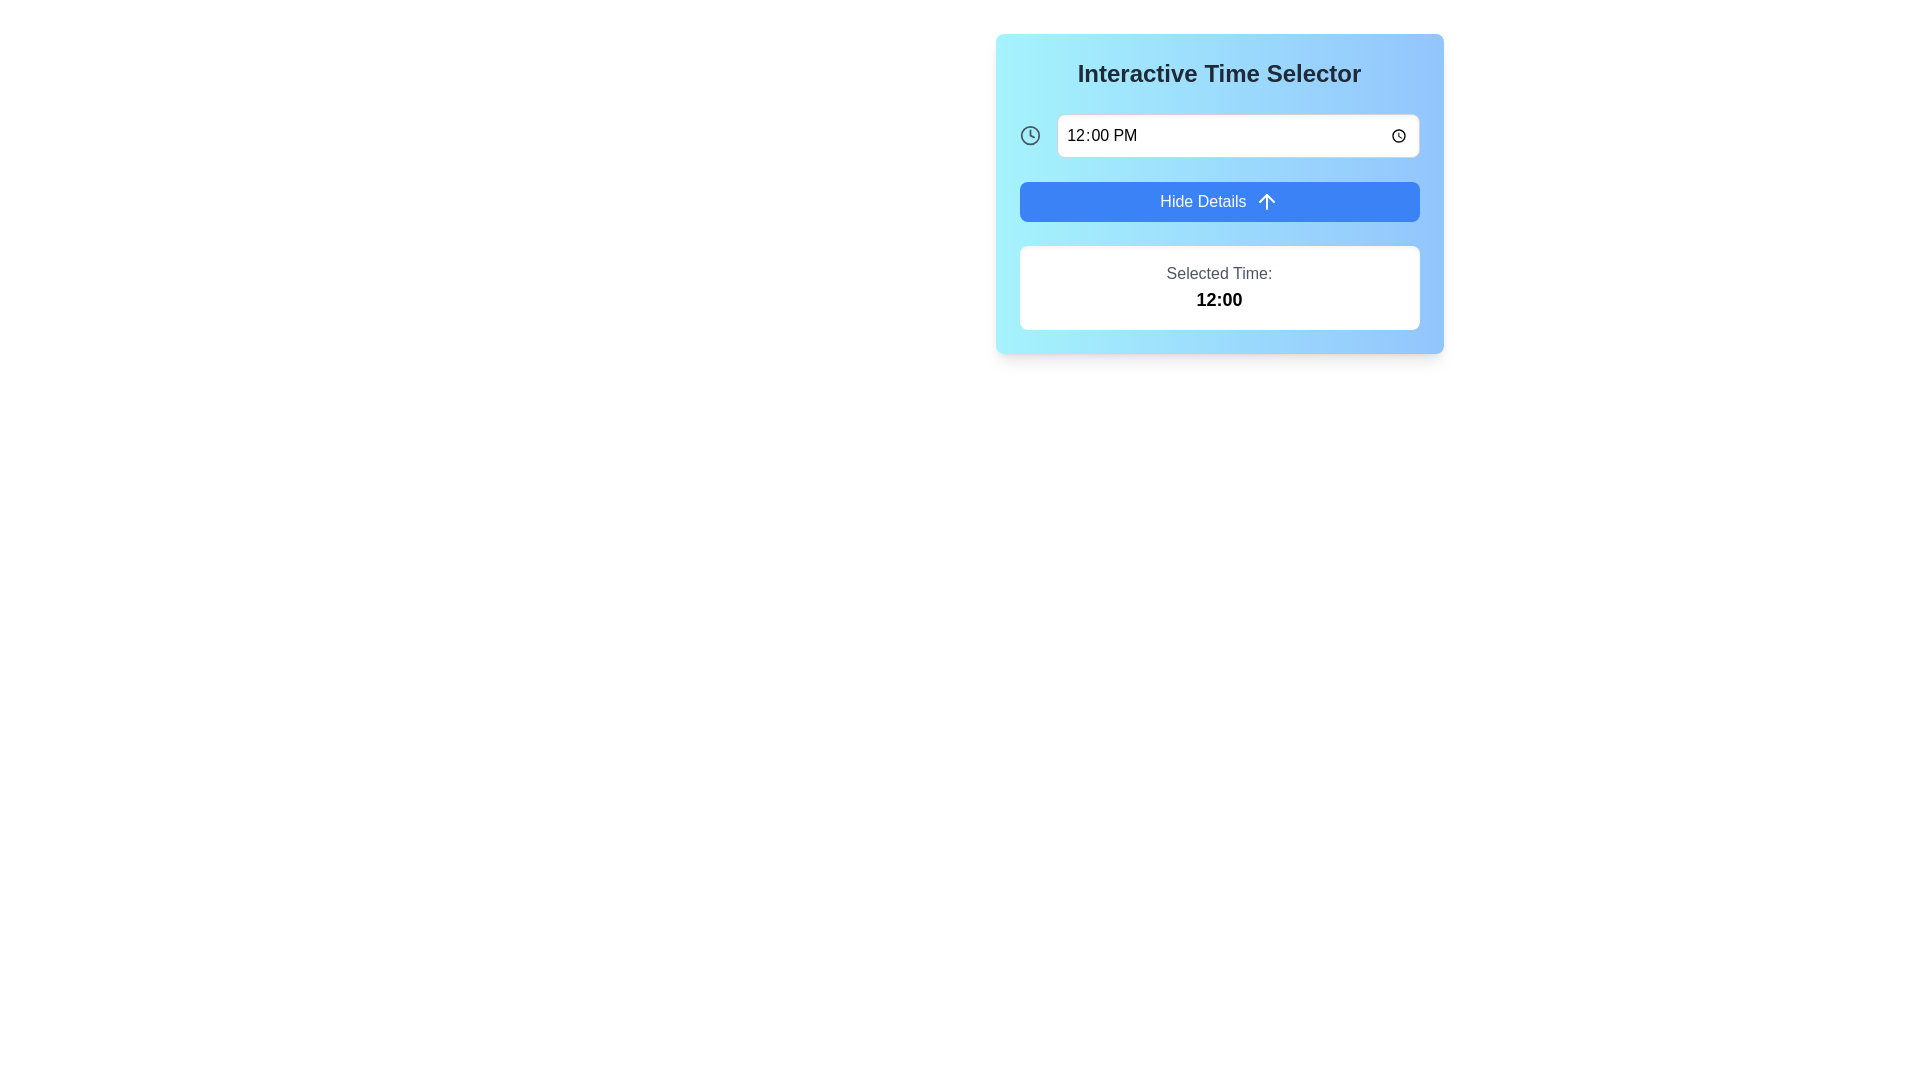 The image size is (1920, 1080). What do you see at coordinates (1030, 135) in the screenshot?
I see `the time-related icon, which visually represents time functionality and is positioned to the left of the '12:00 PM' time input field` at bounding box center [1030, 135].